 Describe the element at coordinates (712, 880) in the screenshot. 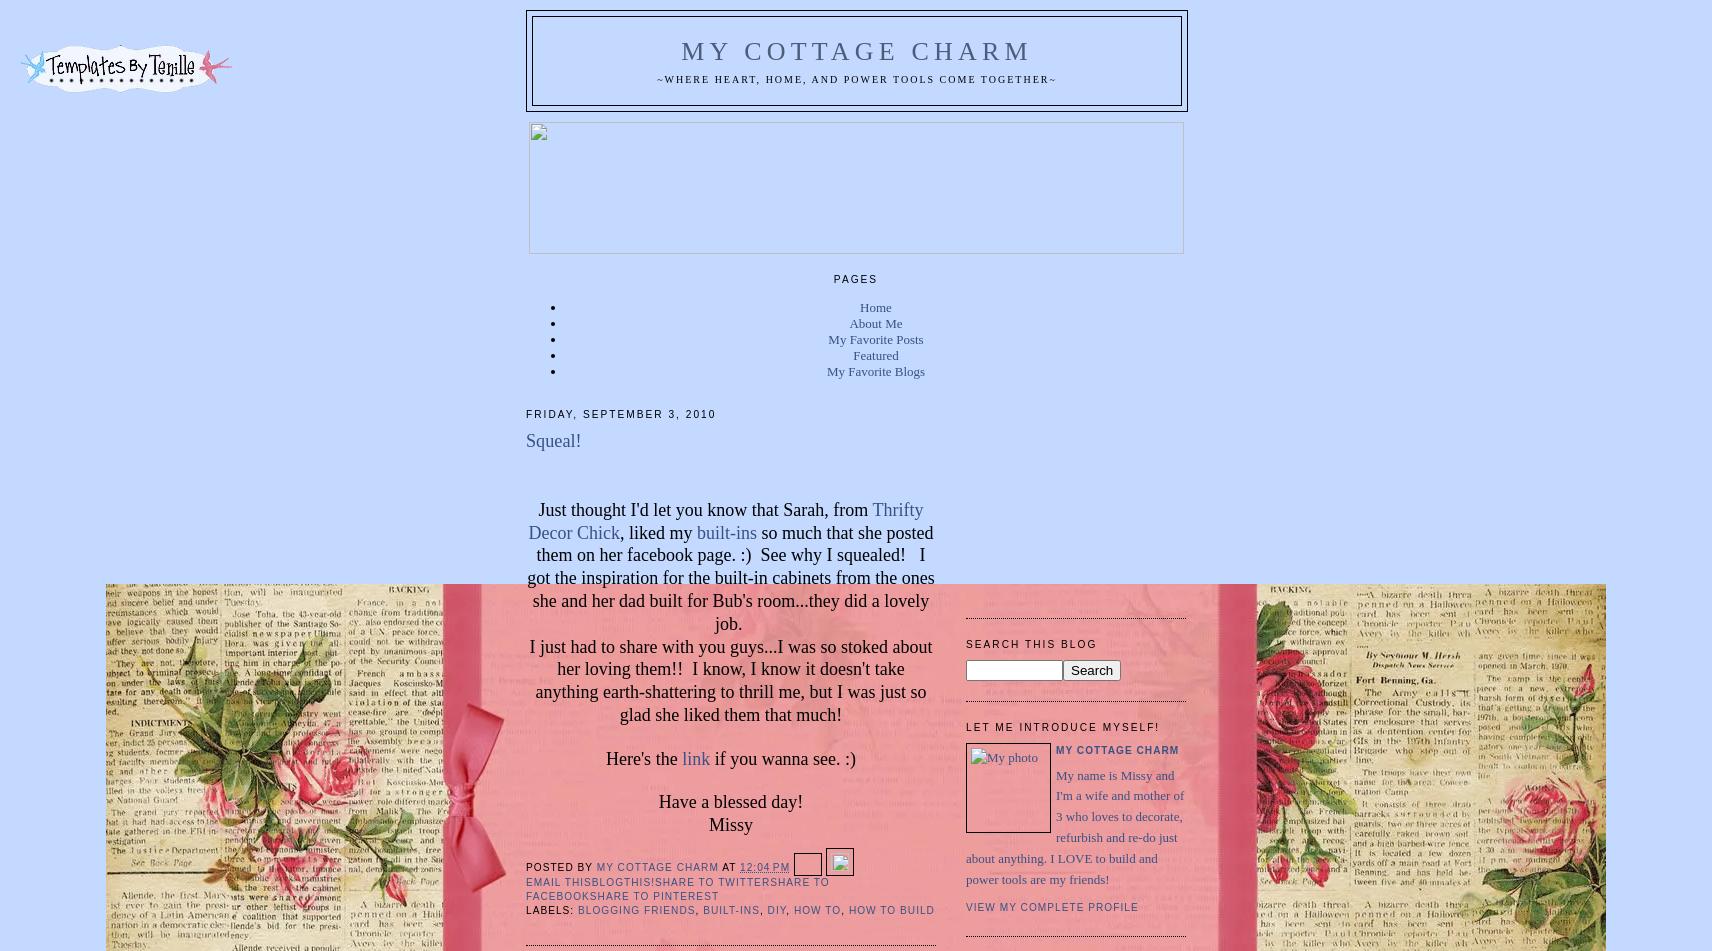

I see `'Share to Twitter'` at that location.